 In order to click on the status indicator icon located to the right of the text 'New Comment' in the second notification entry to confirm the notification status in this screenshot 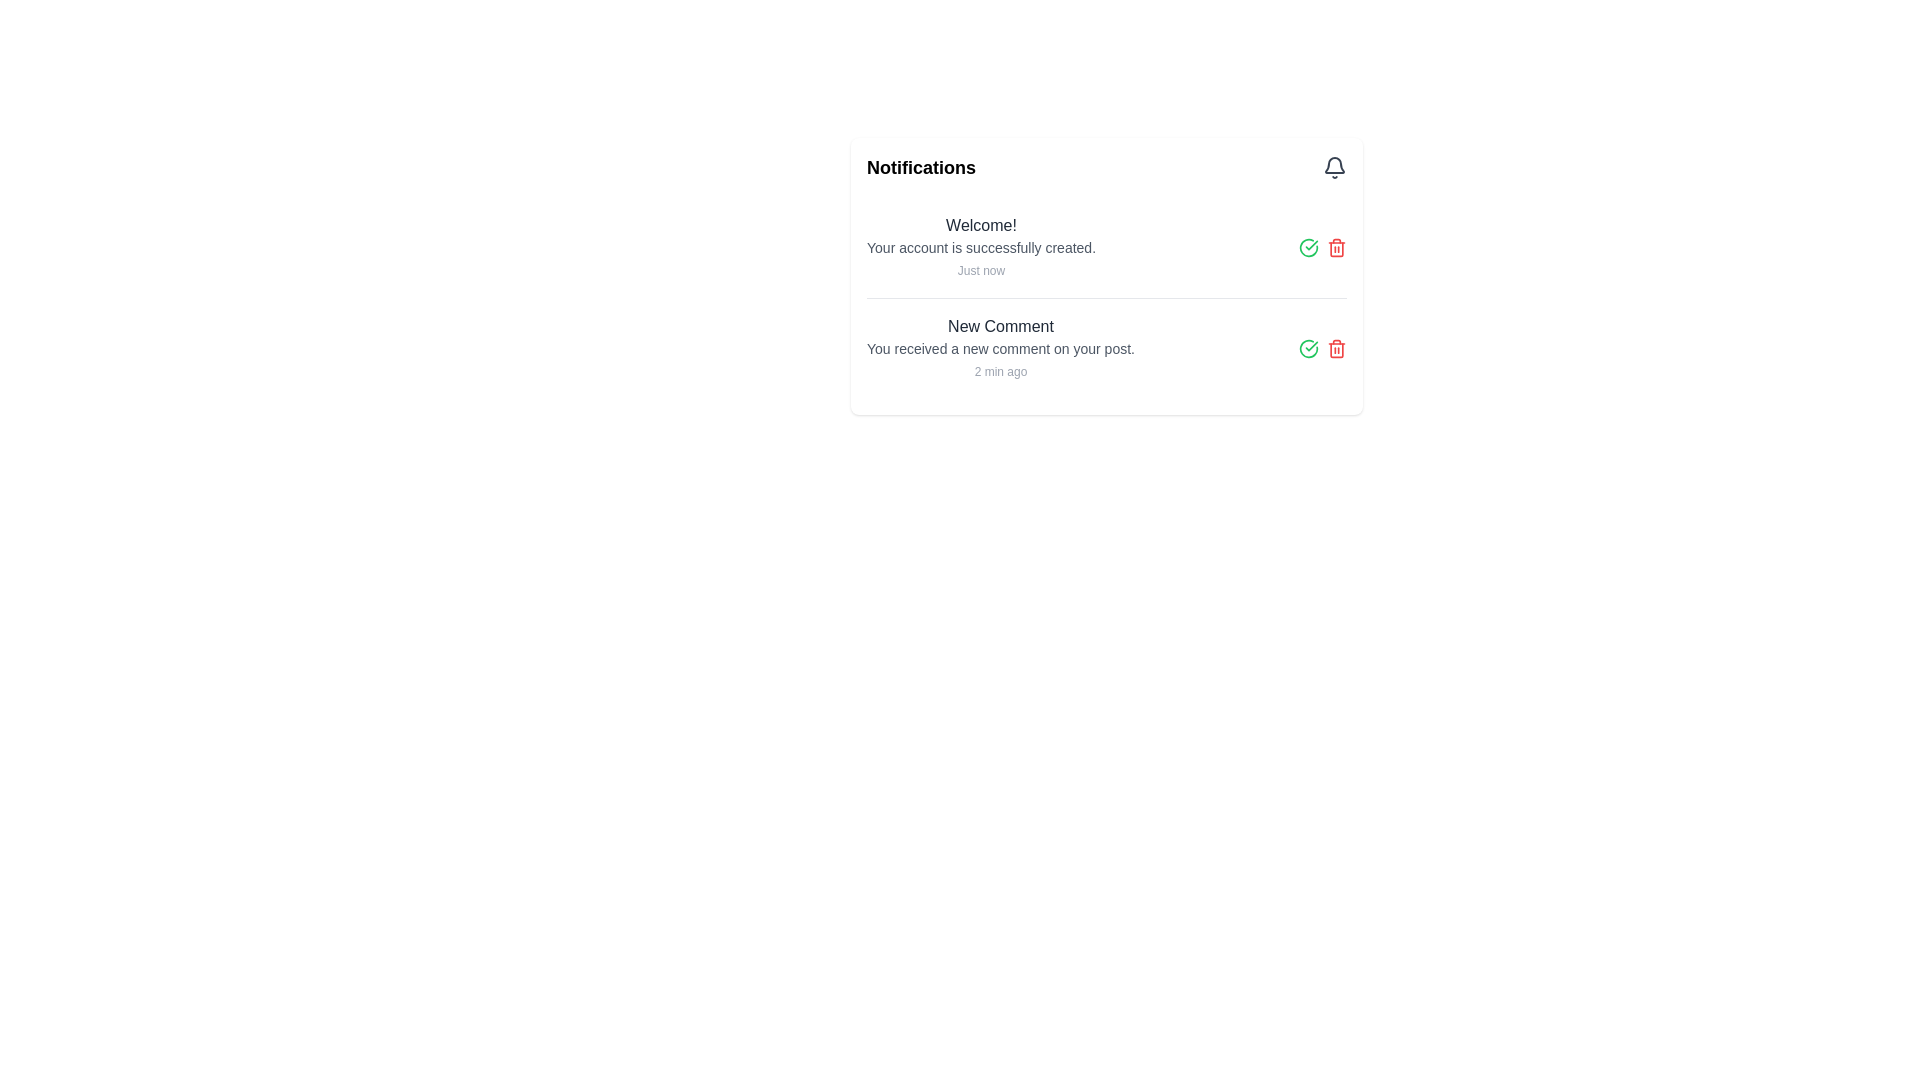, I will do `click(1309, 246)`.